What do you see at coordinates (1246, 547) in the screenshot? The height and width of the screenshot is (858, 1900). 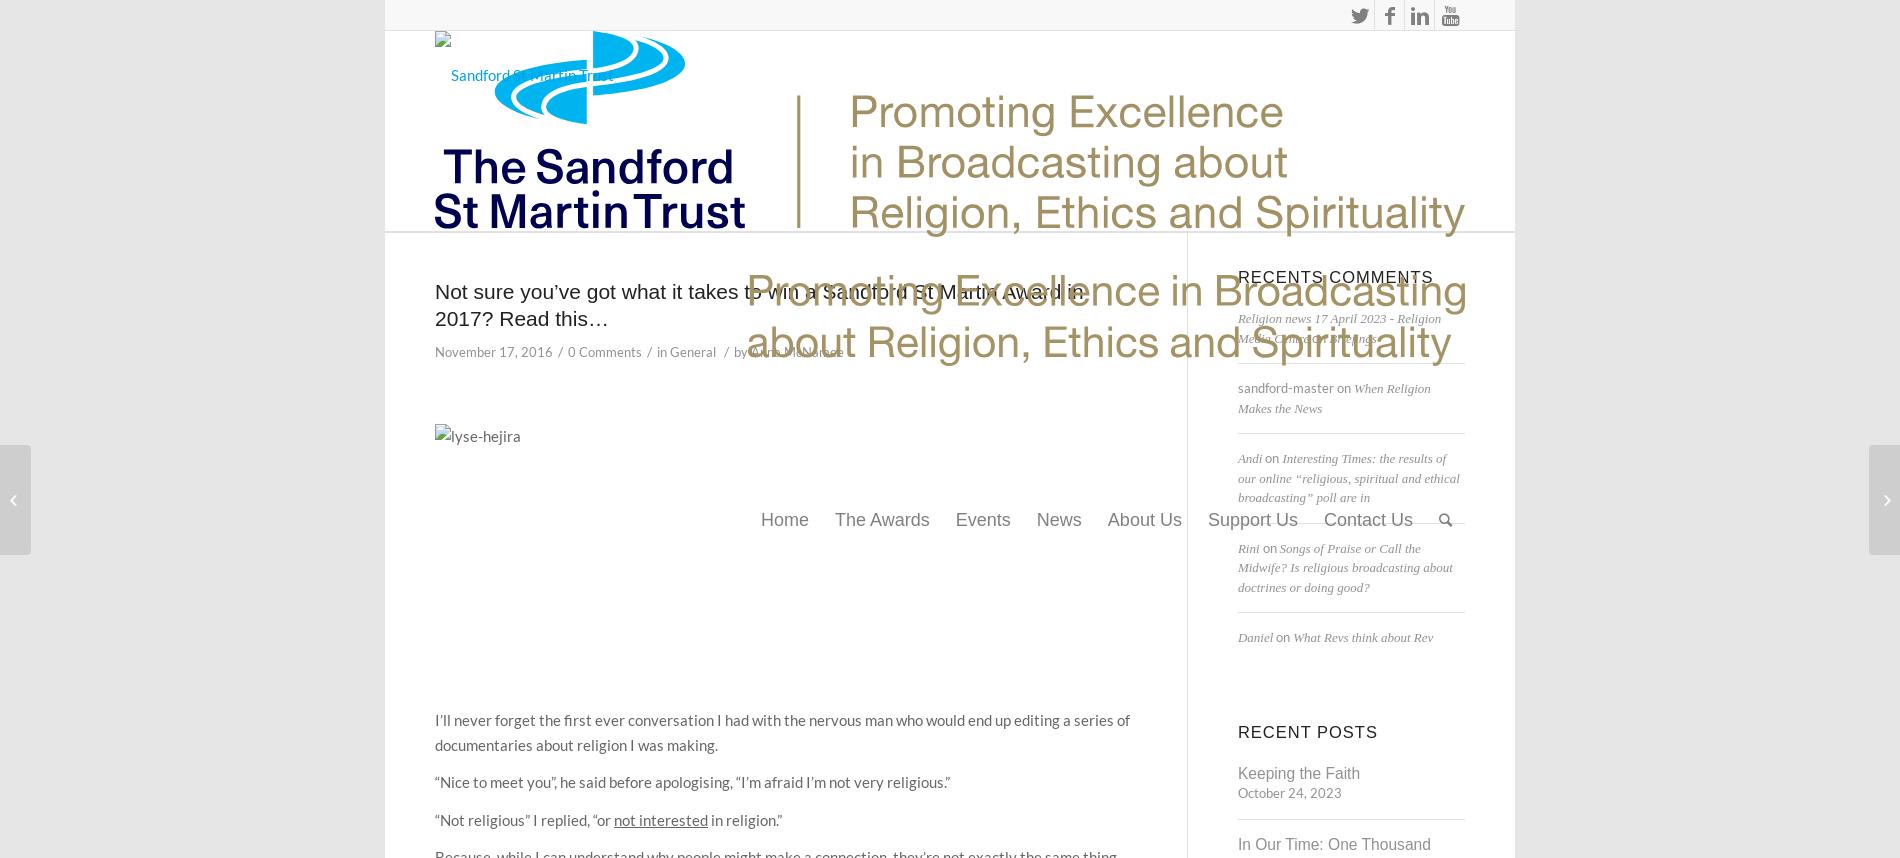 I see `'Rini'` at bounding box center [1246, 547].